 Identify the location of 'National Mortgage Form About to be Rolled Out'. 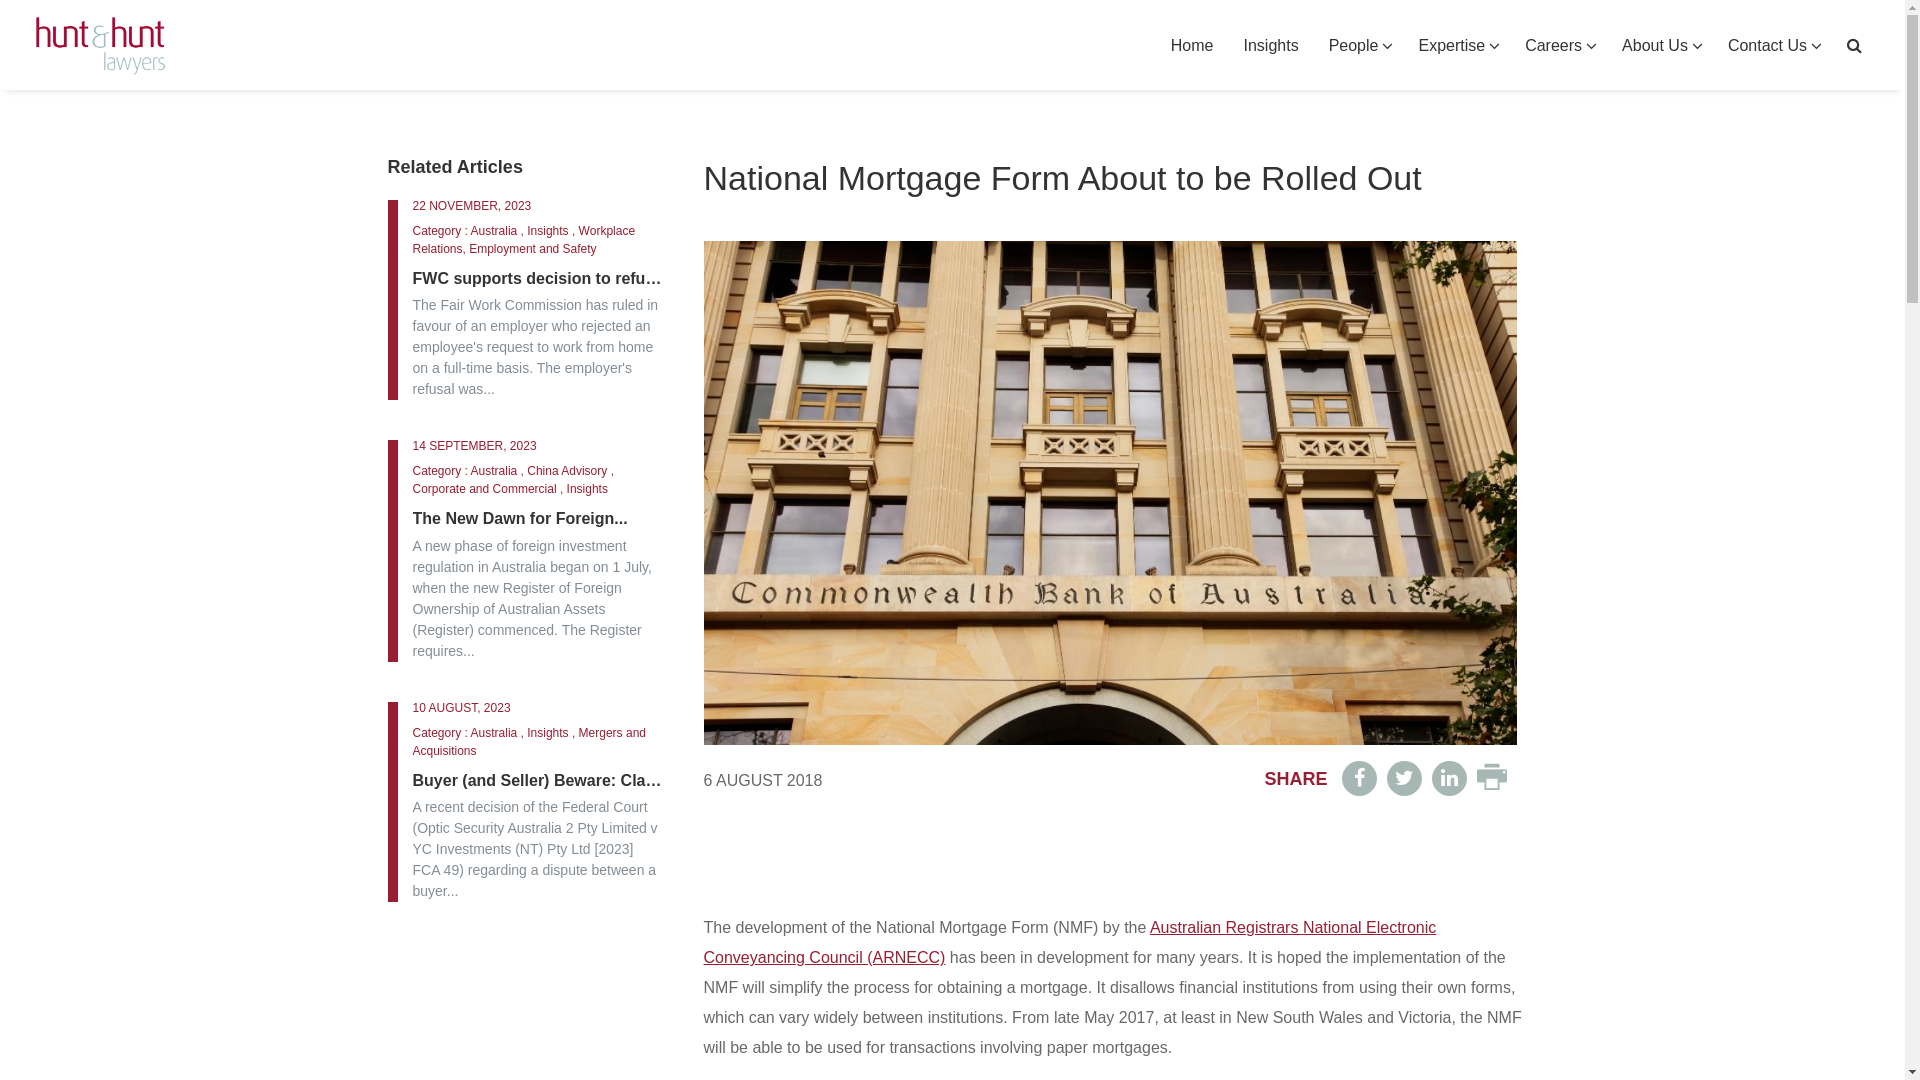
(1109, 739).